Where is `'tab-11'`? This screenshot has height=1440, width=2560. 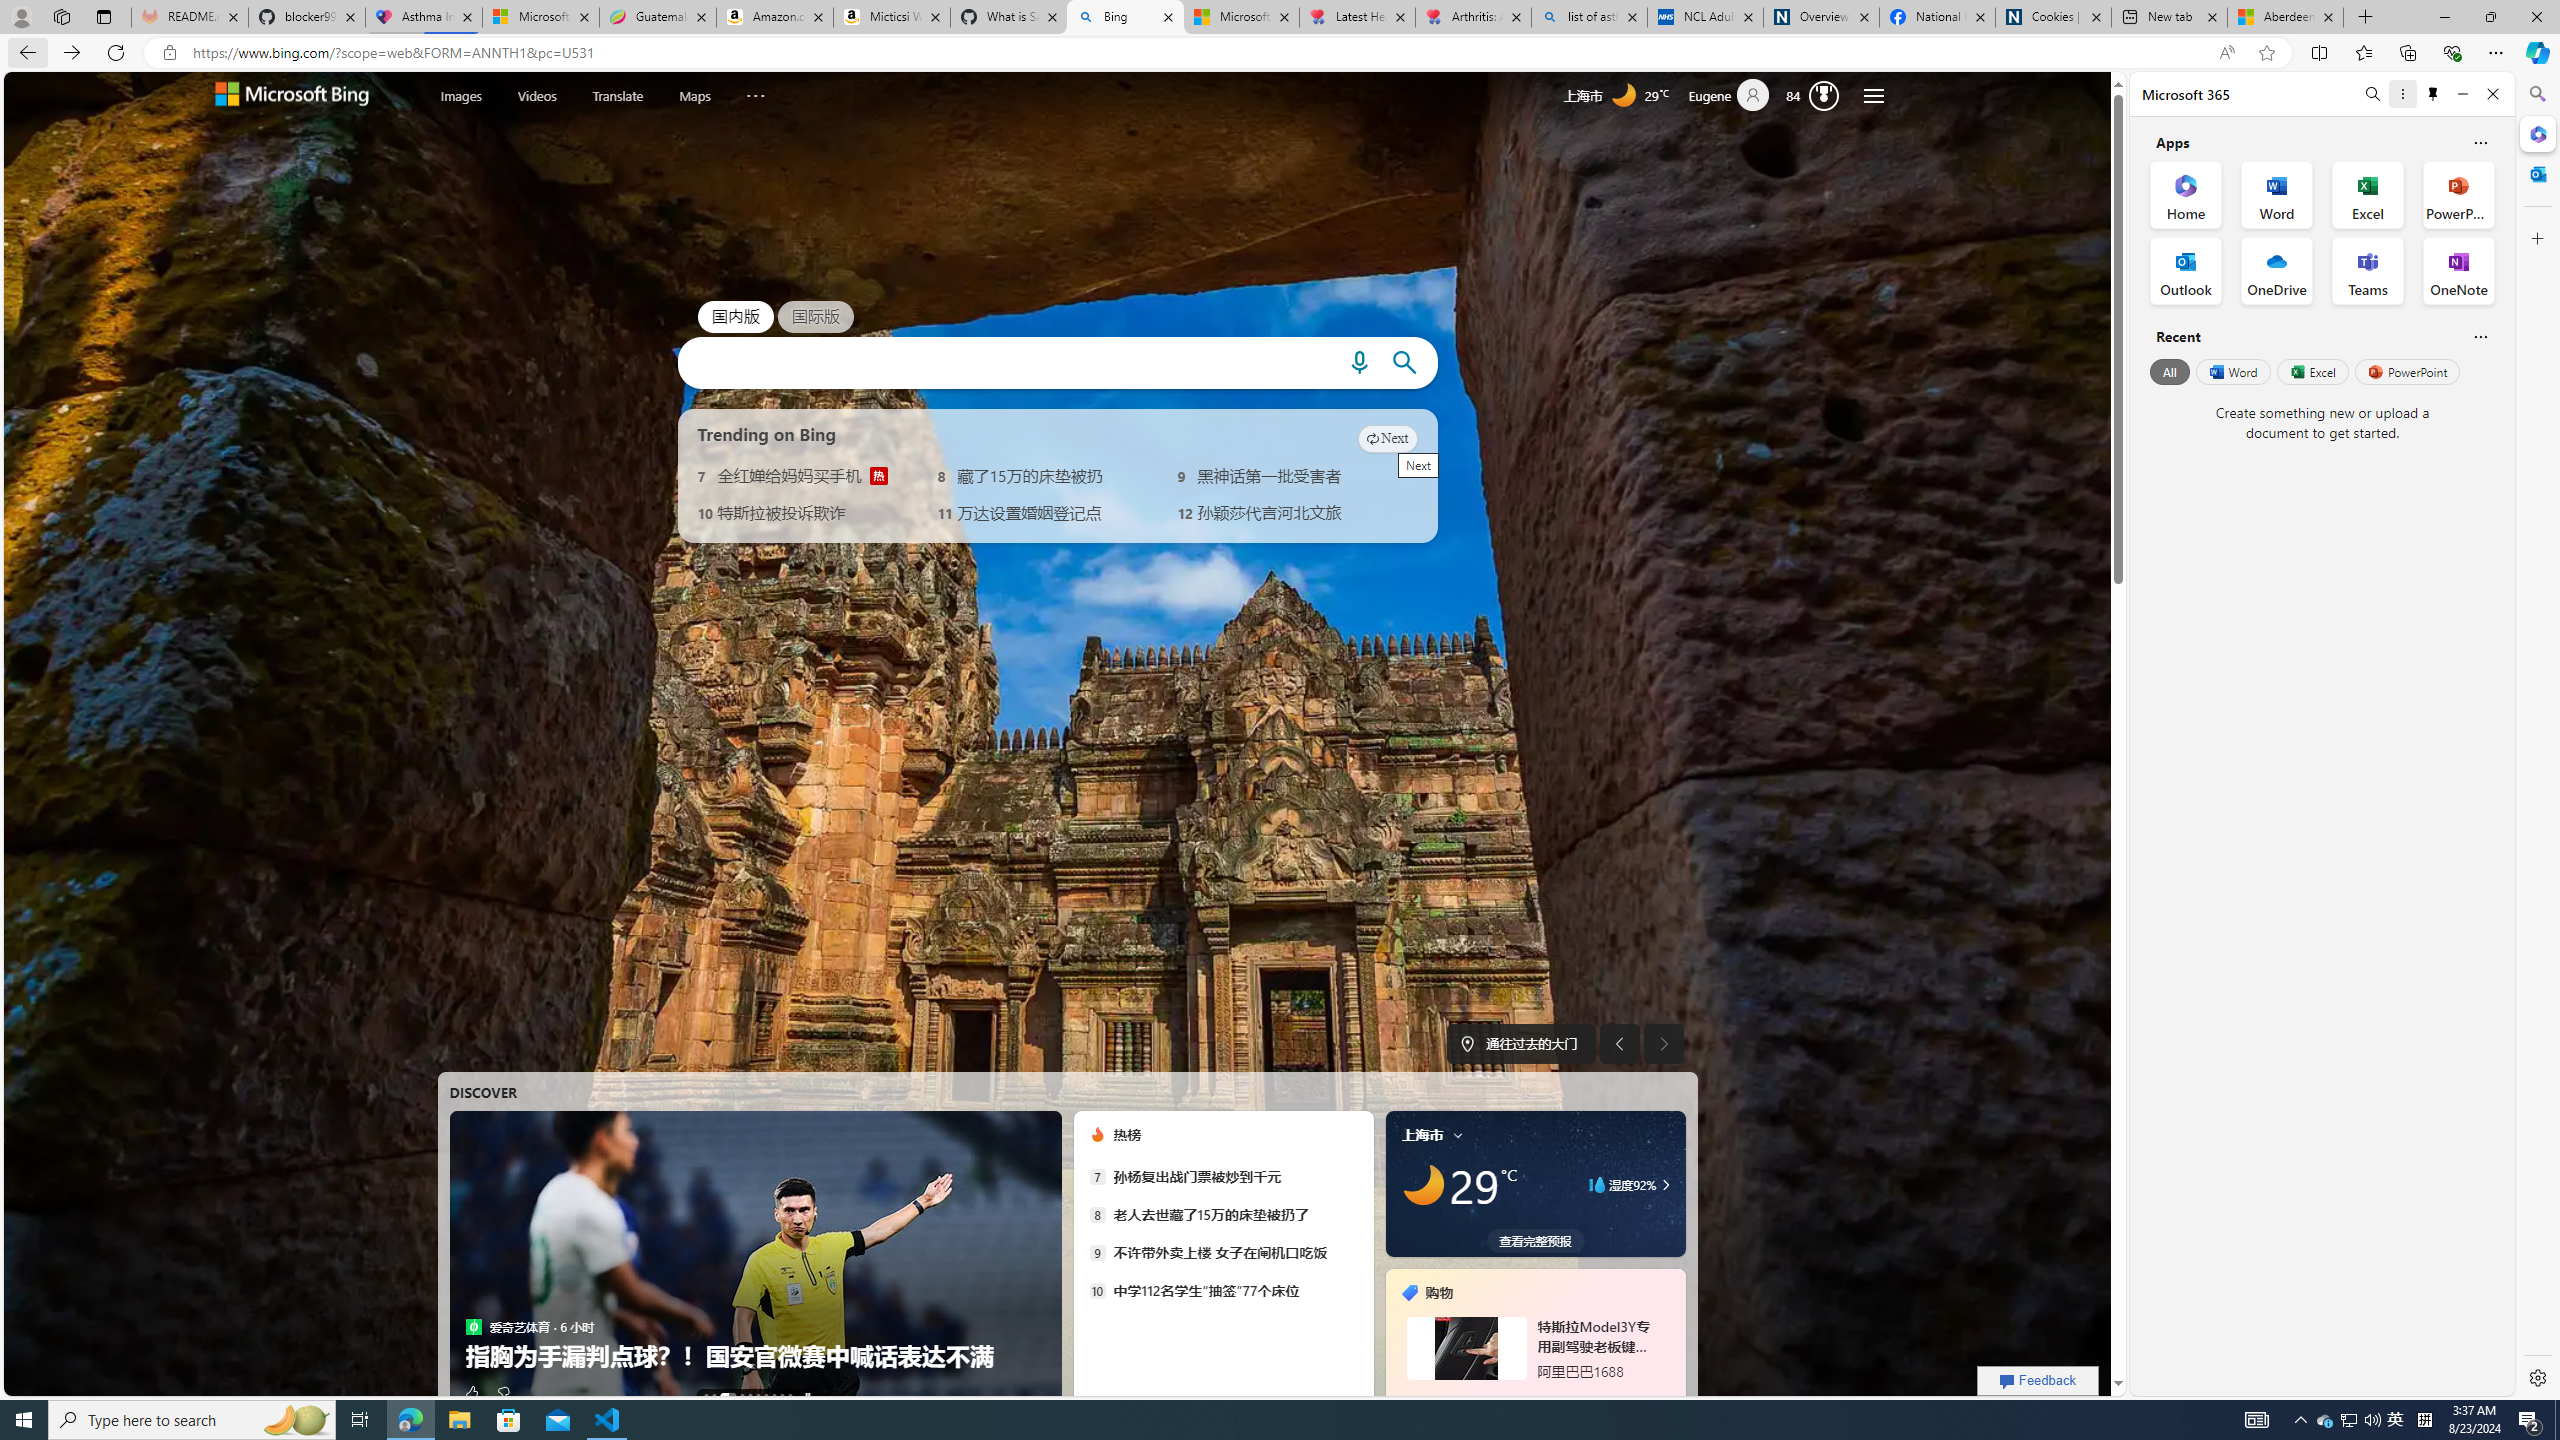
'tab-11' is located at coordinates (1560, 1397).